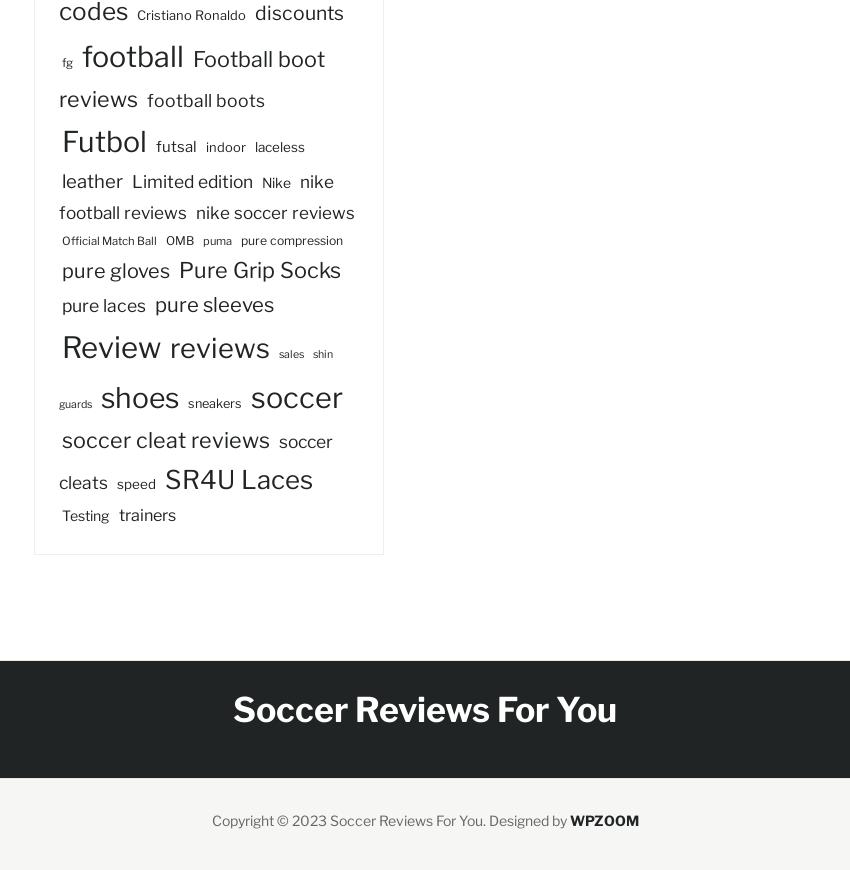  Describe the element at coordinates (108, 240) in the screenshot. I see `'Official Match Ball'` at that location.